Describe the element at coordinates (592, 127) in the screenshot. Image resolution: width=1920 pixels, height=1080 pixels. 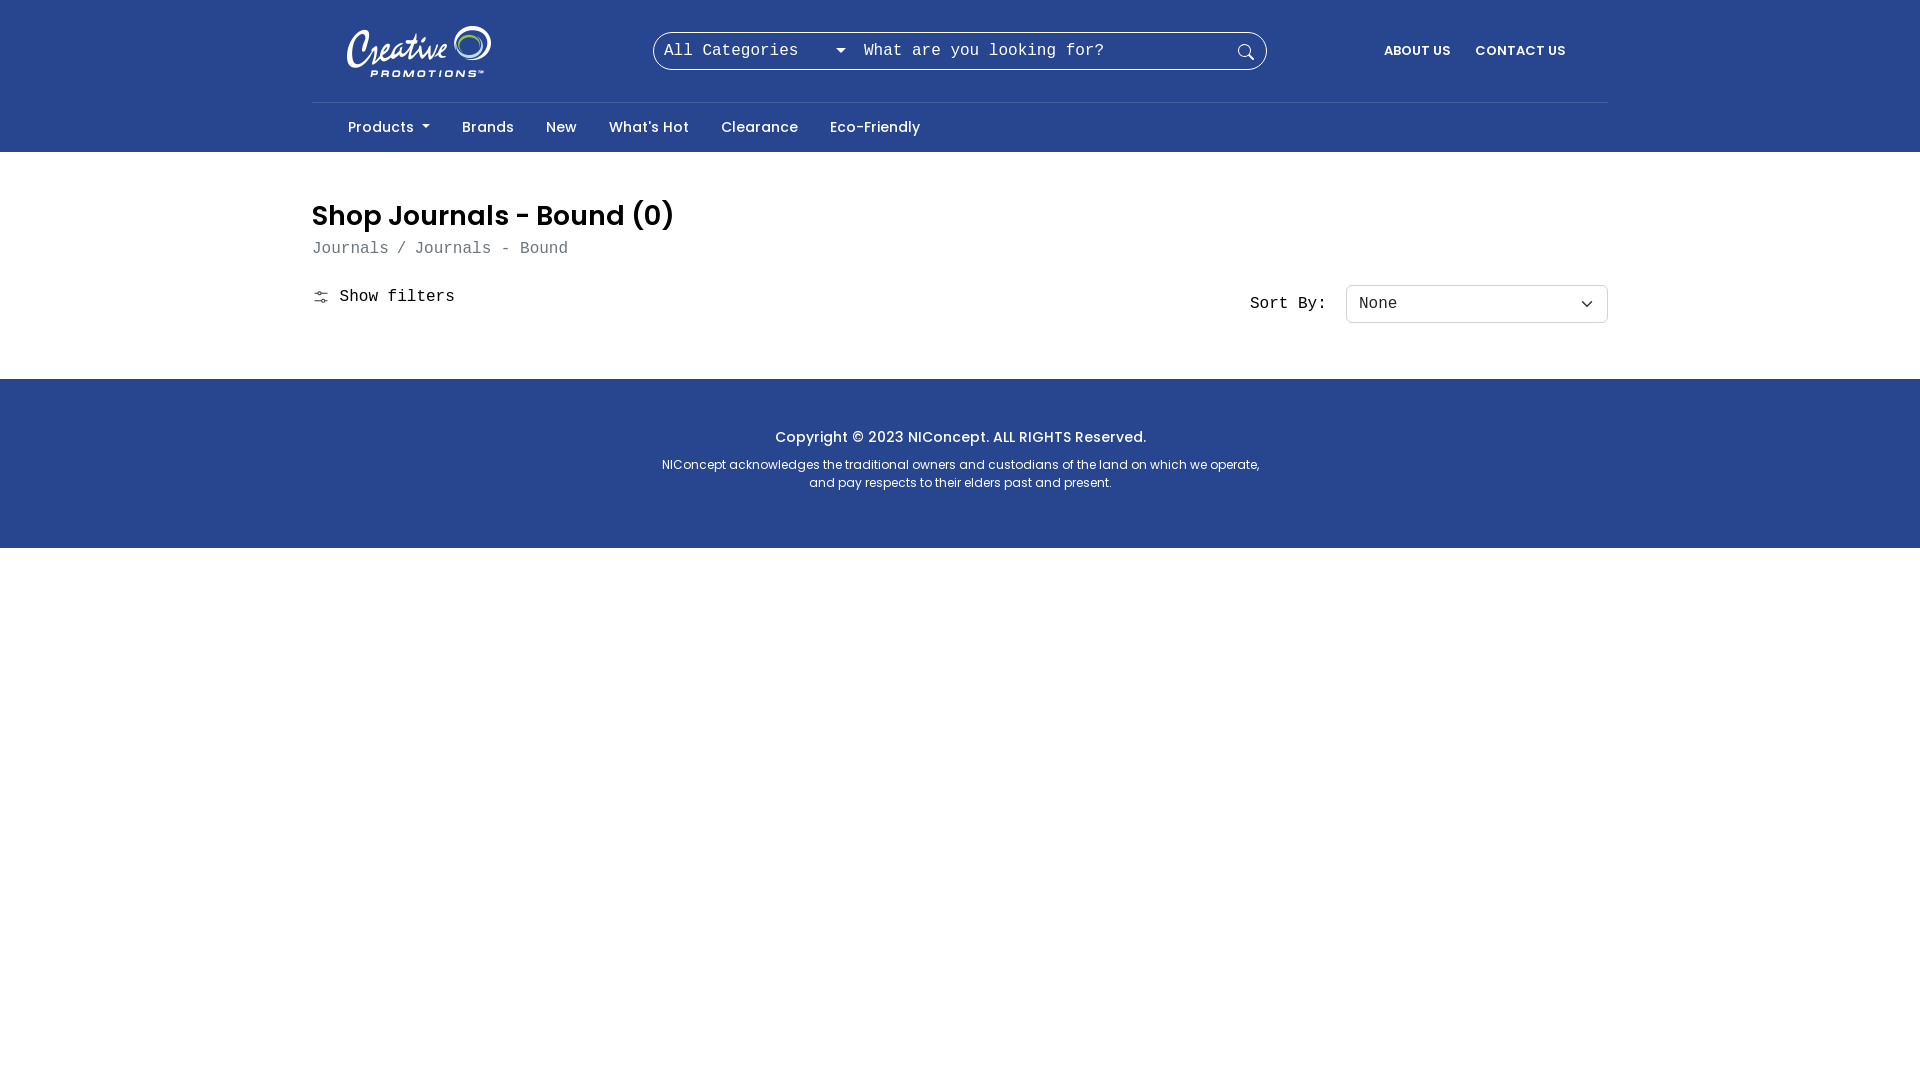
I see `'What's Hot'` at that location.